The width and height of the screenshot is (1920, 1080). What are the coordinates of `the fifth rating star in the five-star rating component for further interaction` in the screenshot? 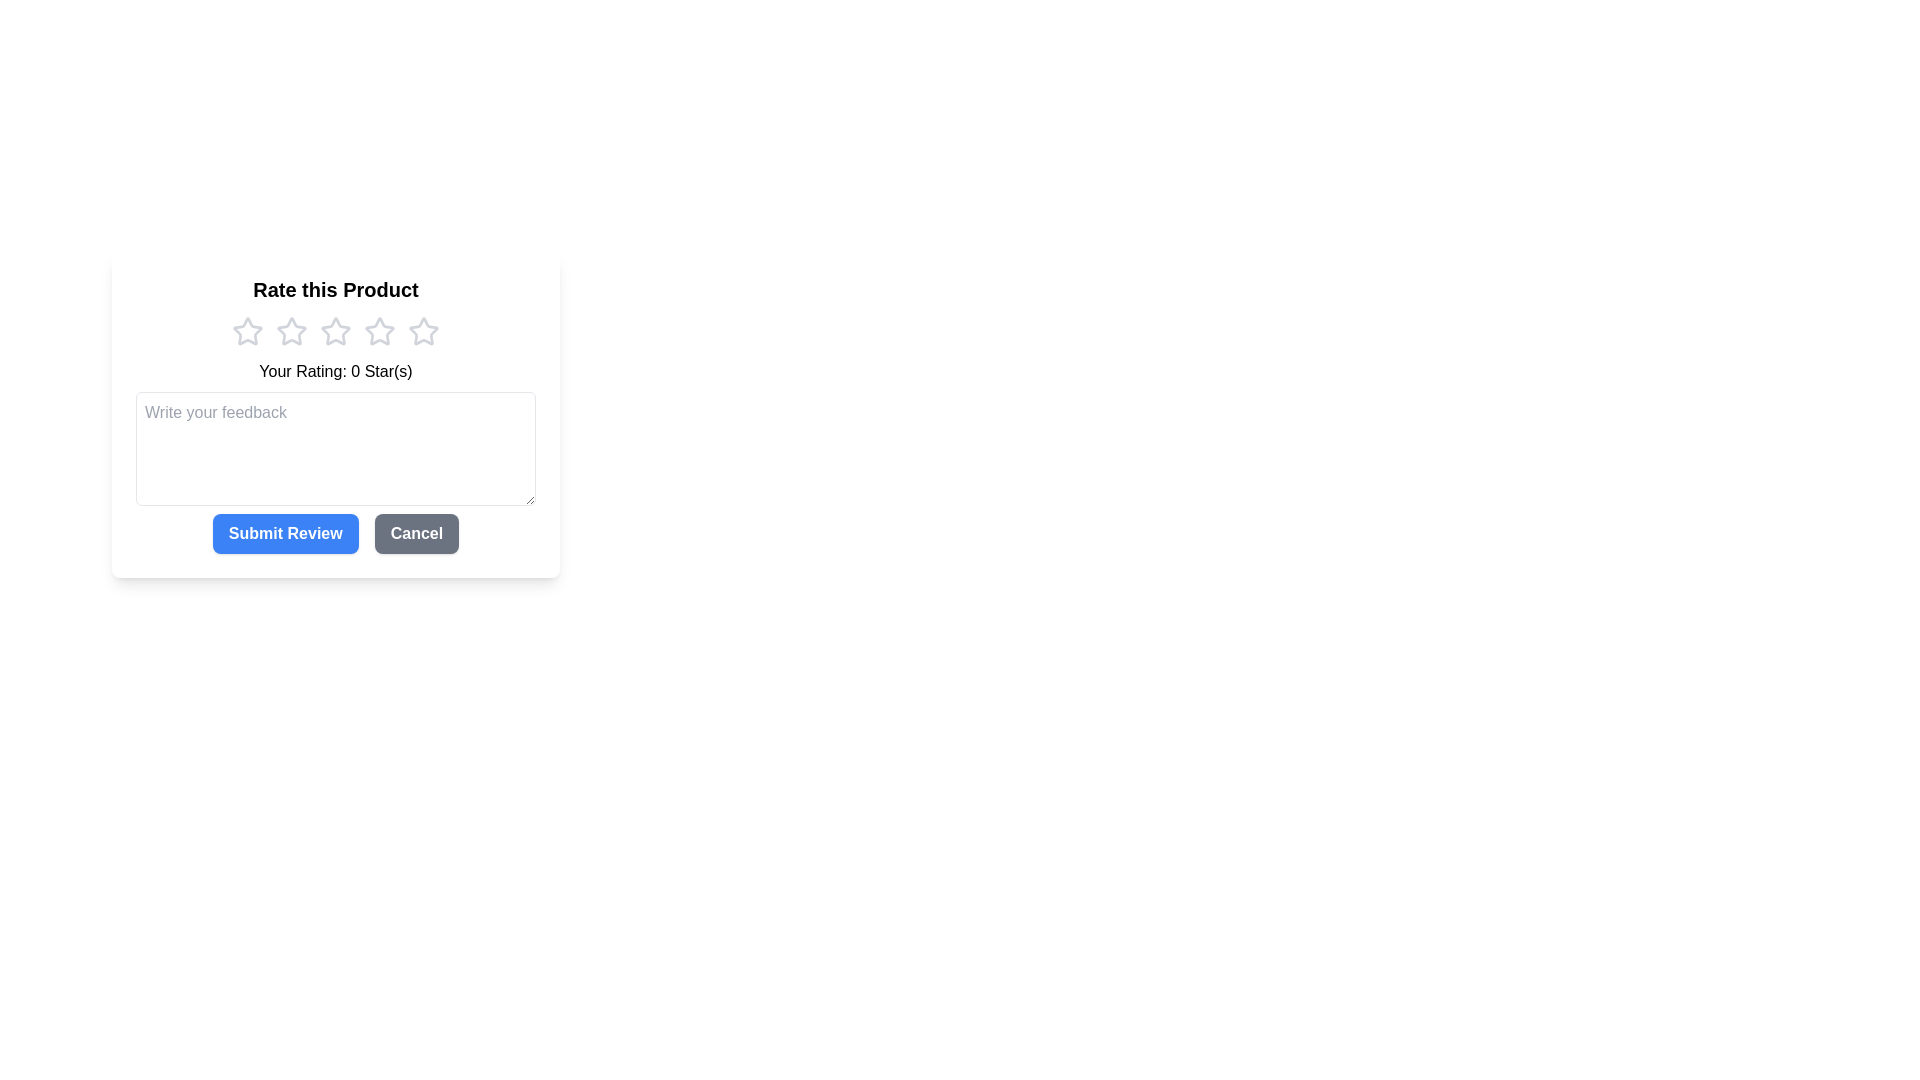 It's located at (422, 330).